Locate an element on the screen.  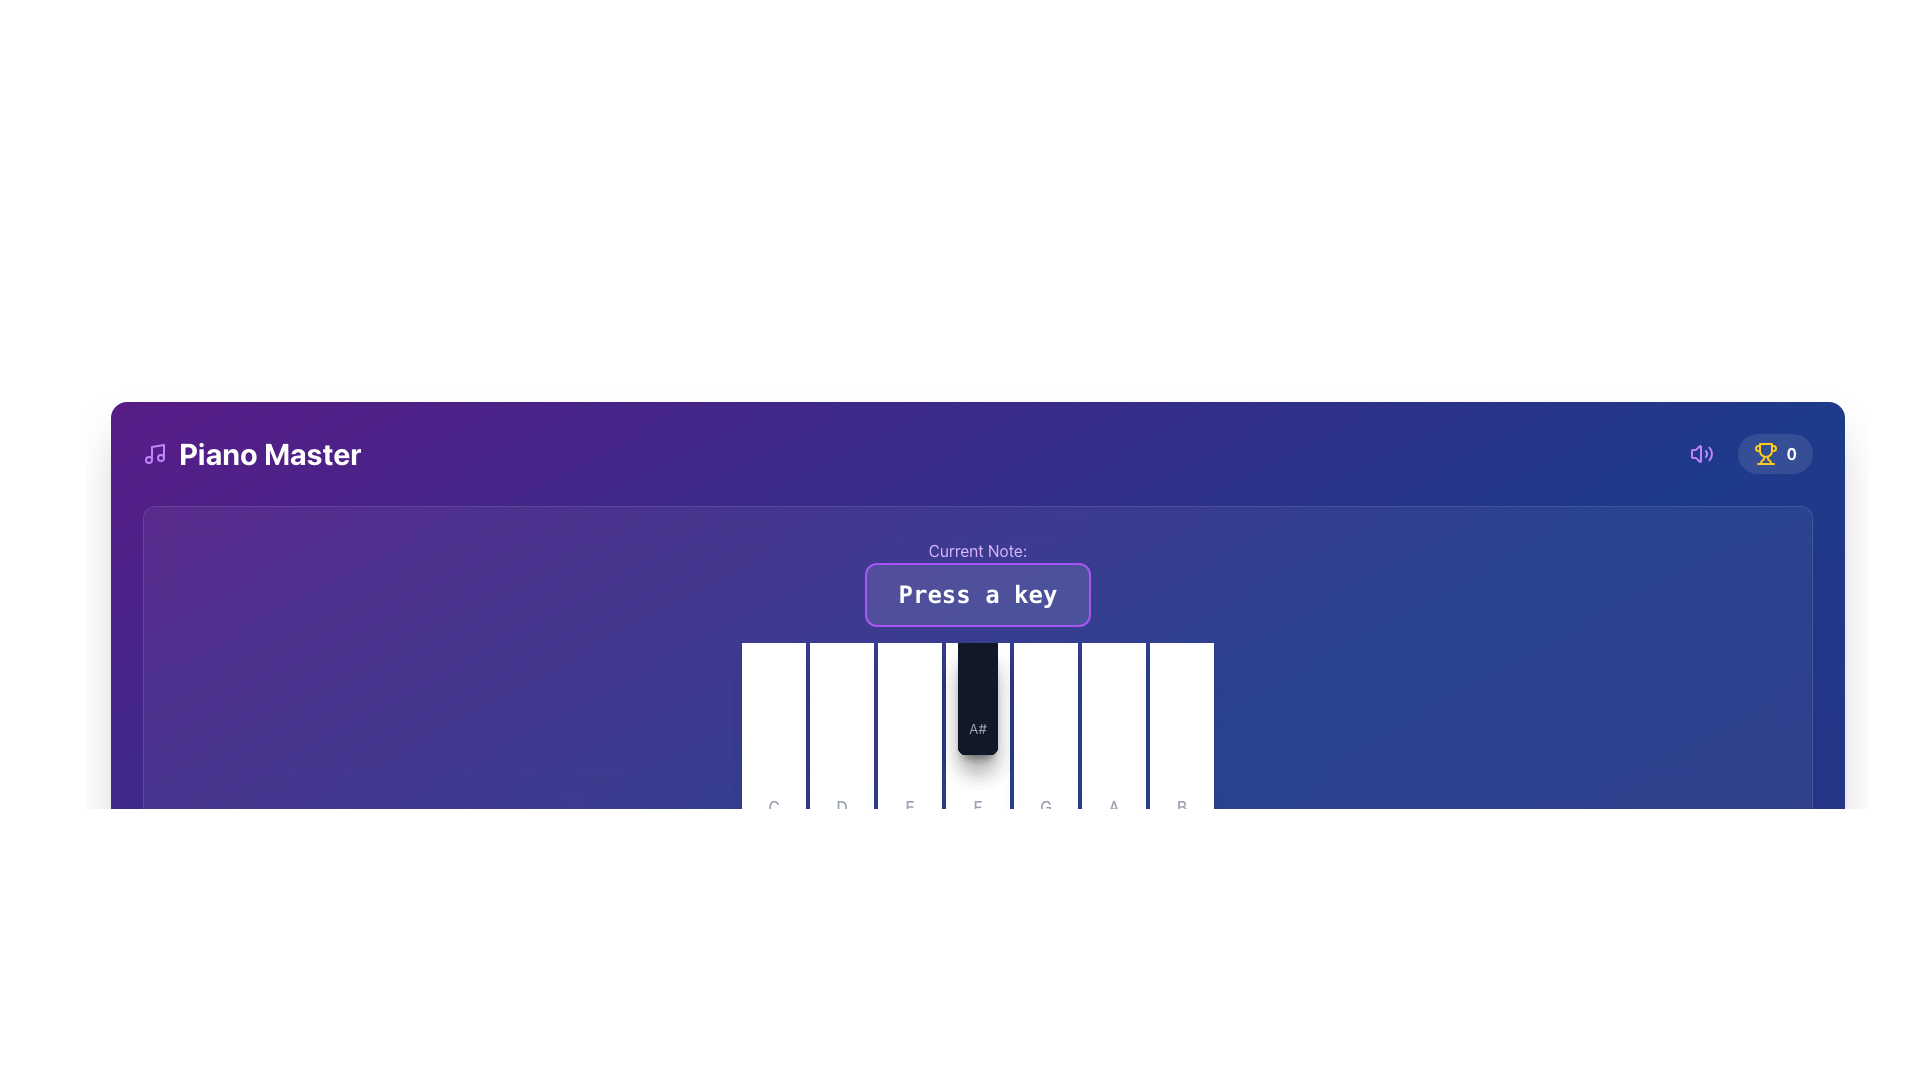
the Score display component, which features a yellow trophy icon and bold white text '0', to access its linked functionality, such as viewing achievements is located at coordinates (1775, 454).